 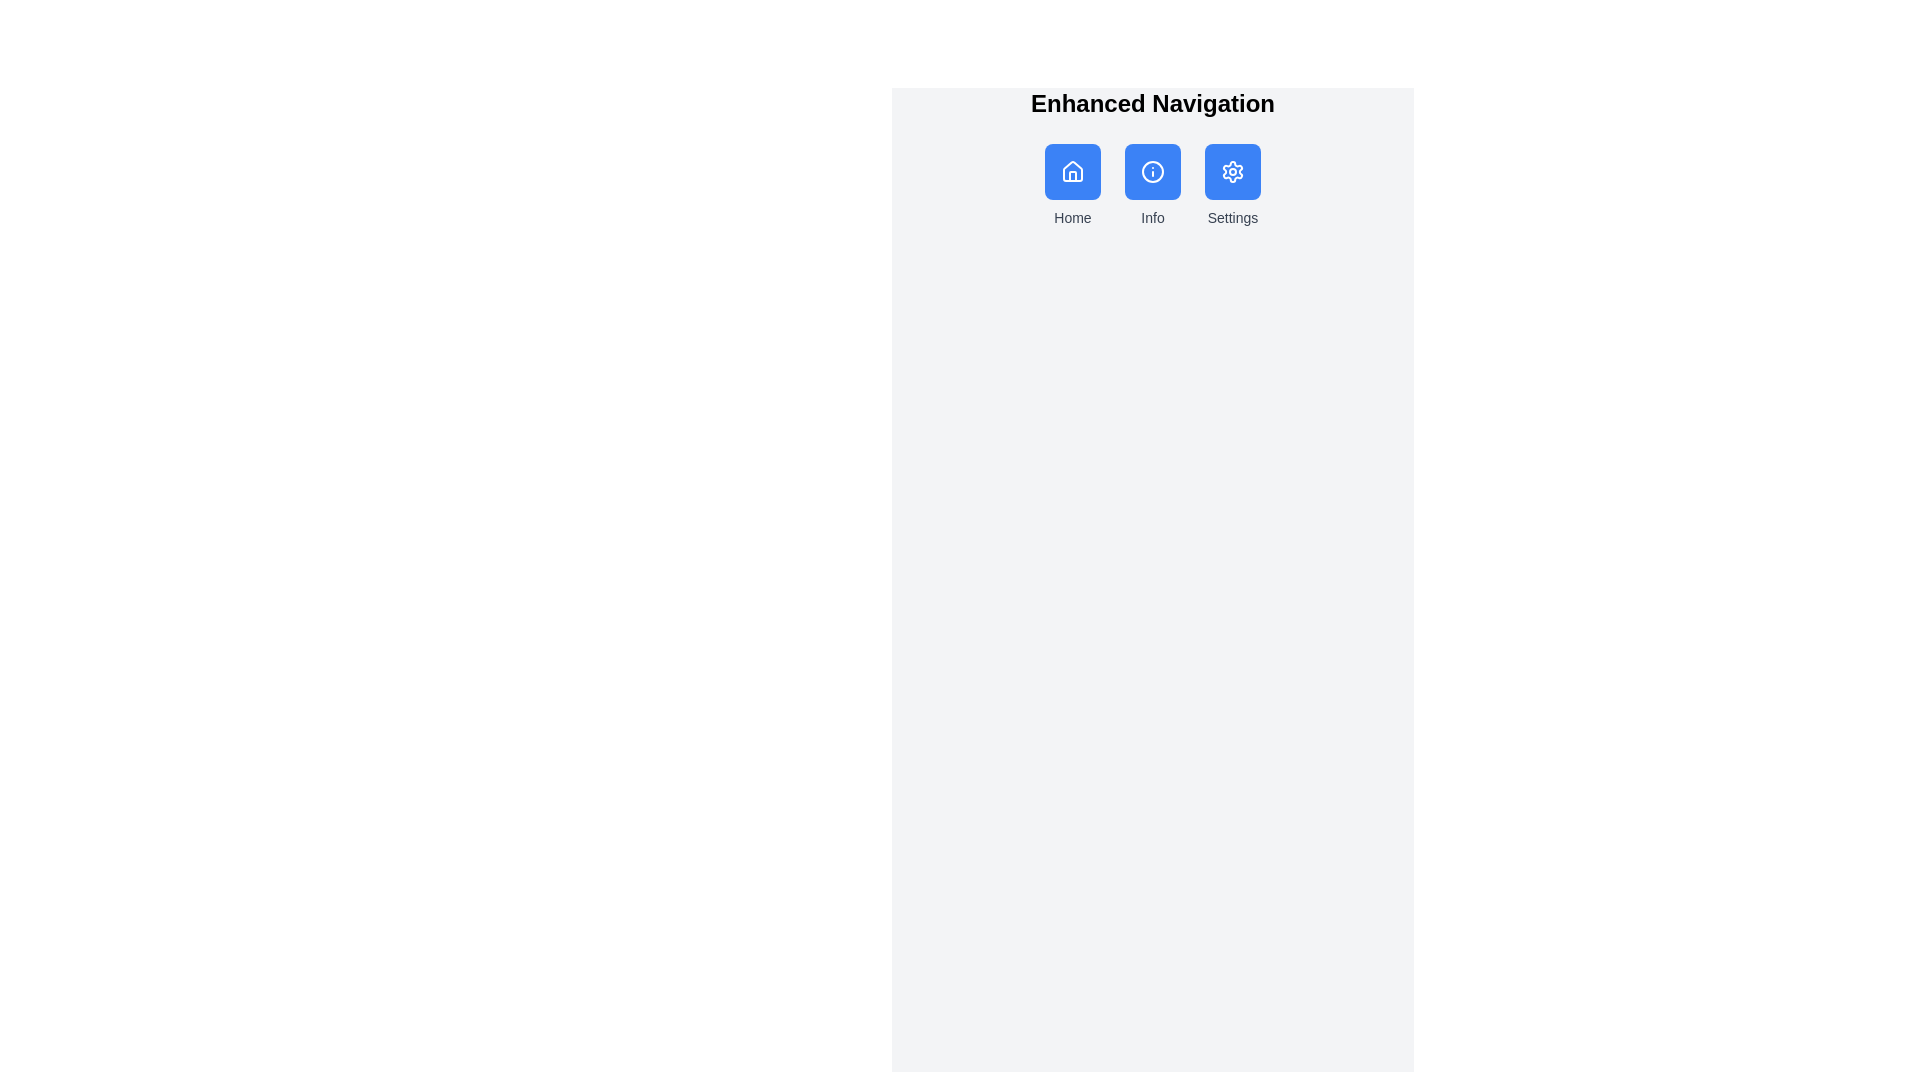 What do you see at coordinates (1232, 171) in the screenshot?
I see `the settings icon integrated into the button located in the third position from the left, beneath the 'Enhanced Navigation' title` at bounding box center [1232, 171].